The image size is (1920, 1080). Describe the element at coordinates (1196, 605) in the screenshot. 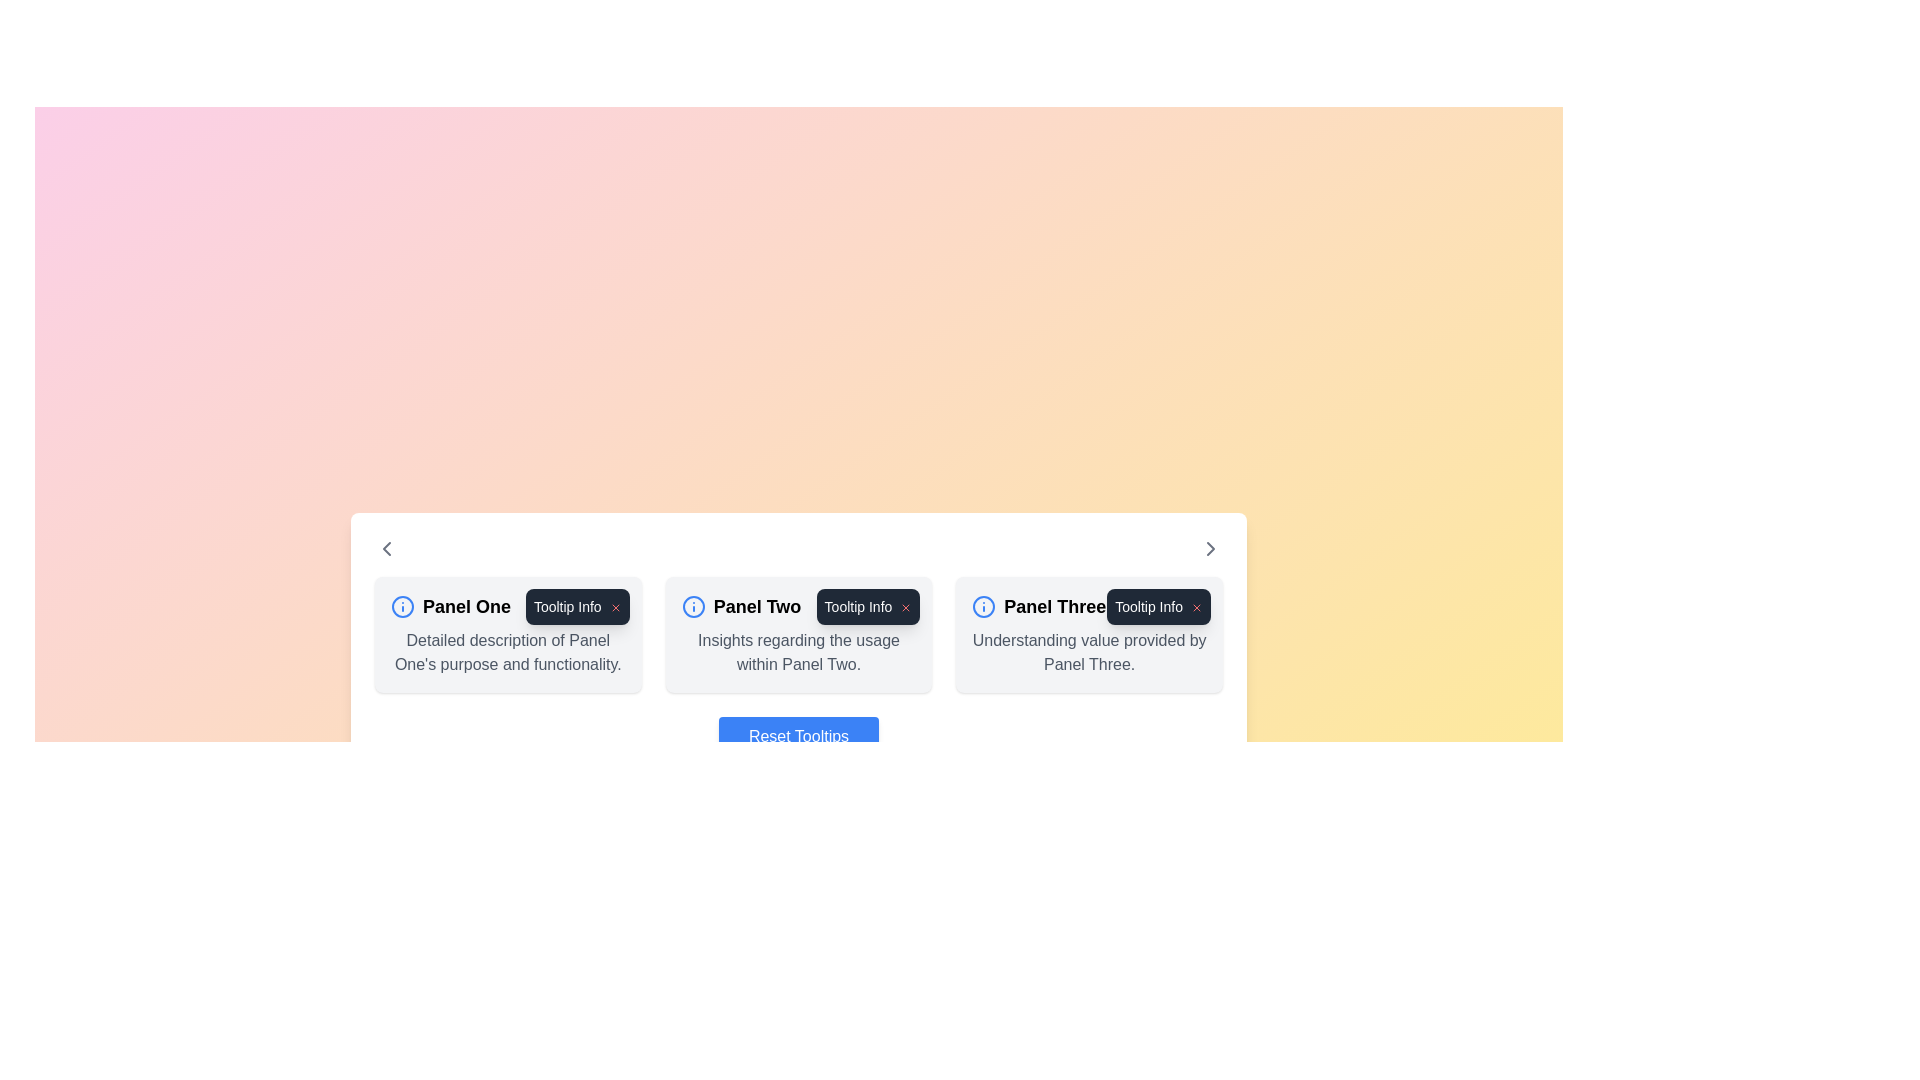

I see `the small red interactive close button ('X' shape) located in the upper-right corner of the 'Tooltip Info' tooltip associated with 'Panel Three' card` at that location.